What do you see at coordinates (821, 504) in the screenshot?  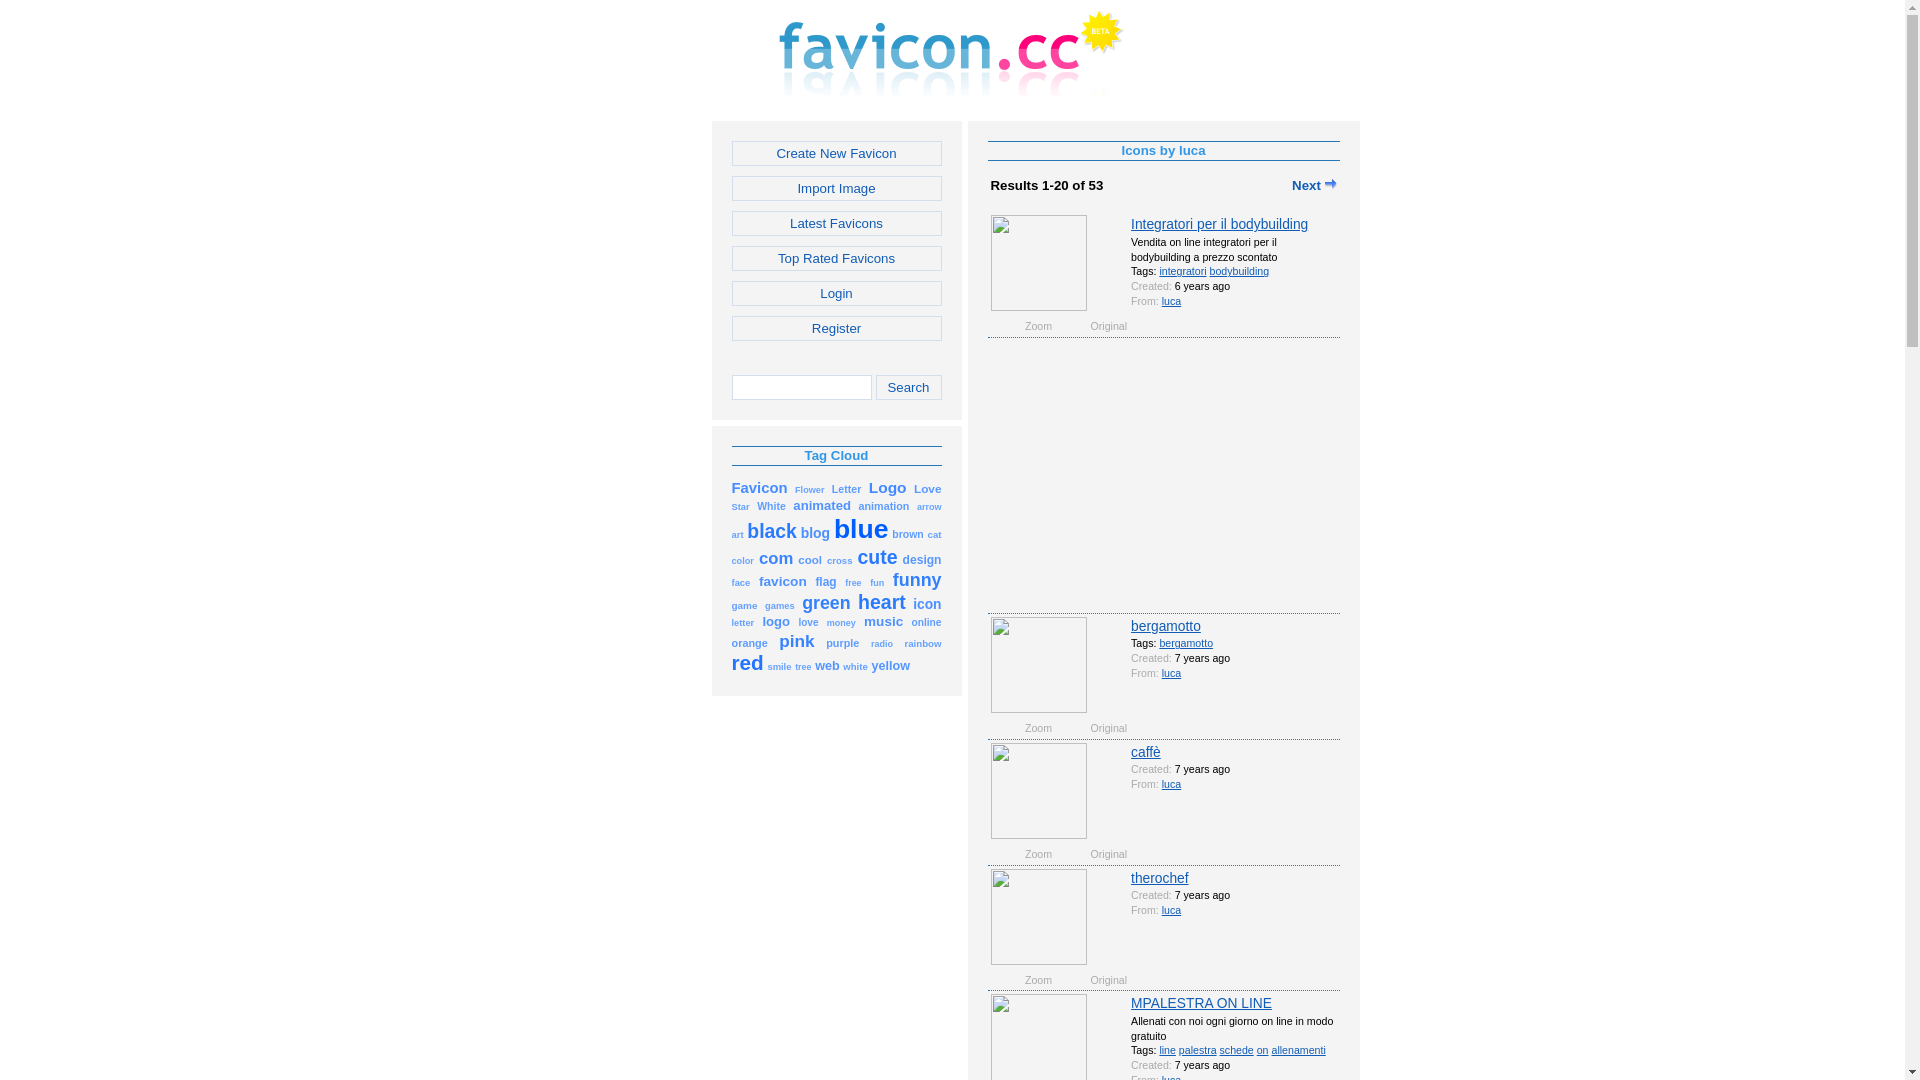 I see `'animated'` at bounding box center [821, 504].